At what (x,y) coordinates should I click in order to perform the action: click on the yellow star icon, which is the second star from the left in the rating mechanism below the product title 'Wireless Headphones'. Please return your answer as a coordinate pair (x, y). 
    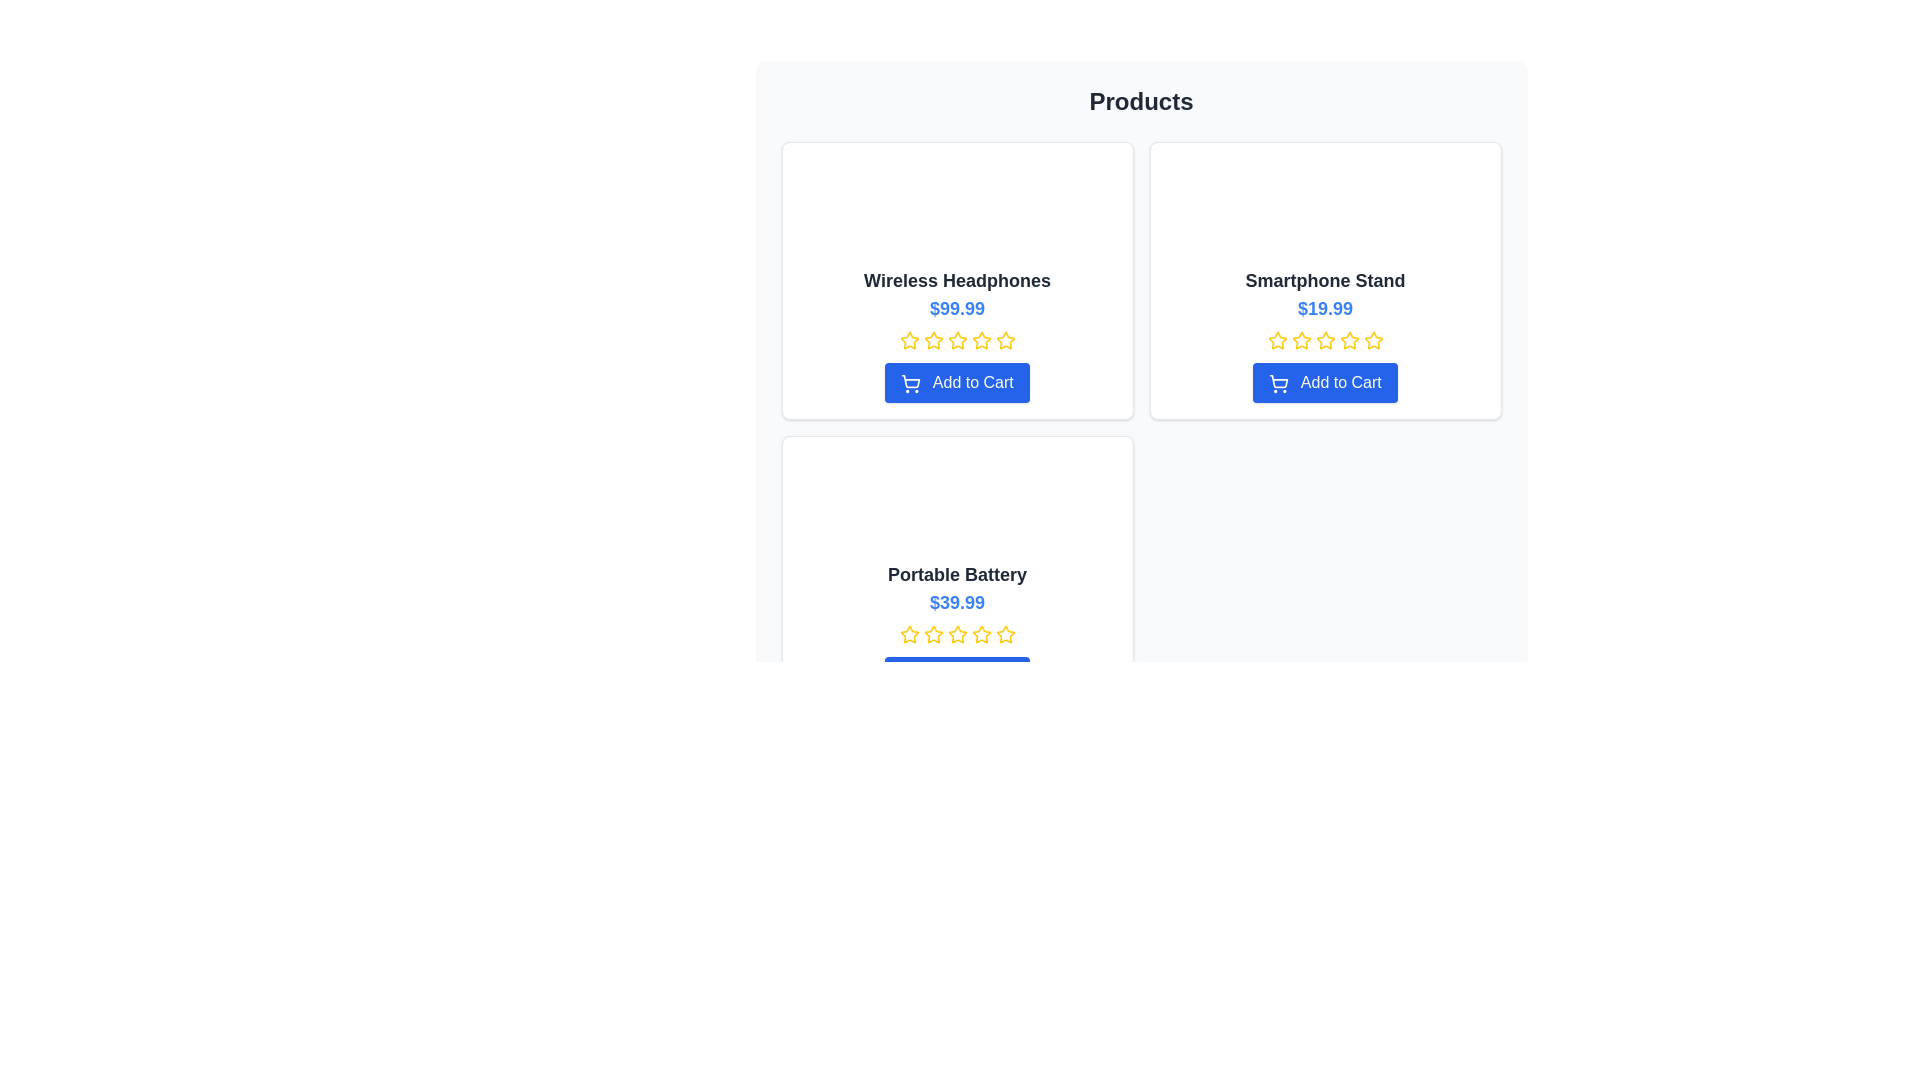
    Looking at the image, I should click on (932, 339).